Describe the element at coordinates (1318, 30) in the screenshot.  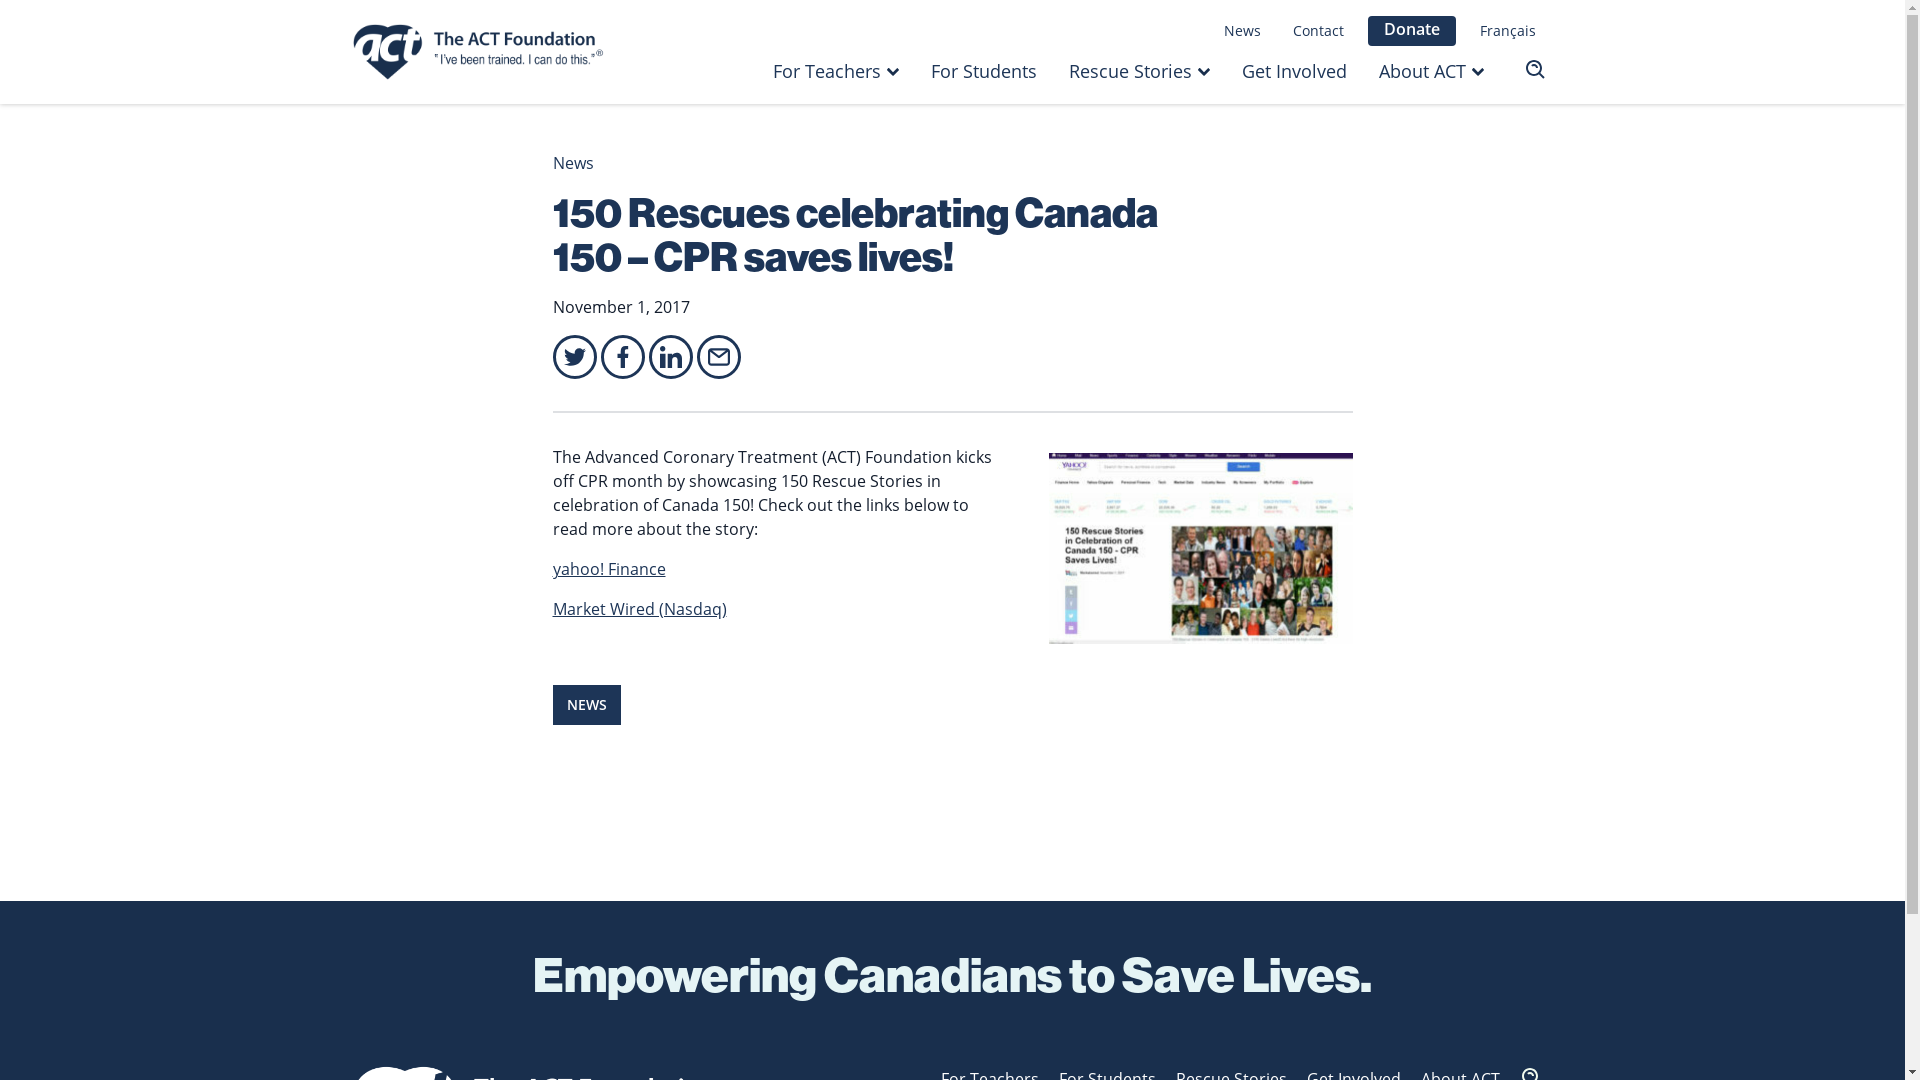
I see `'Contact'` at that location.